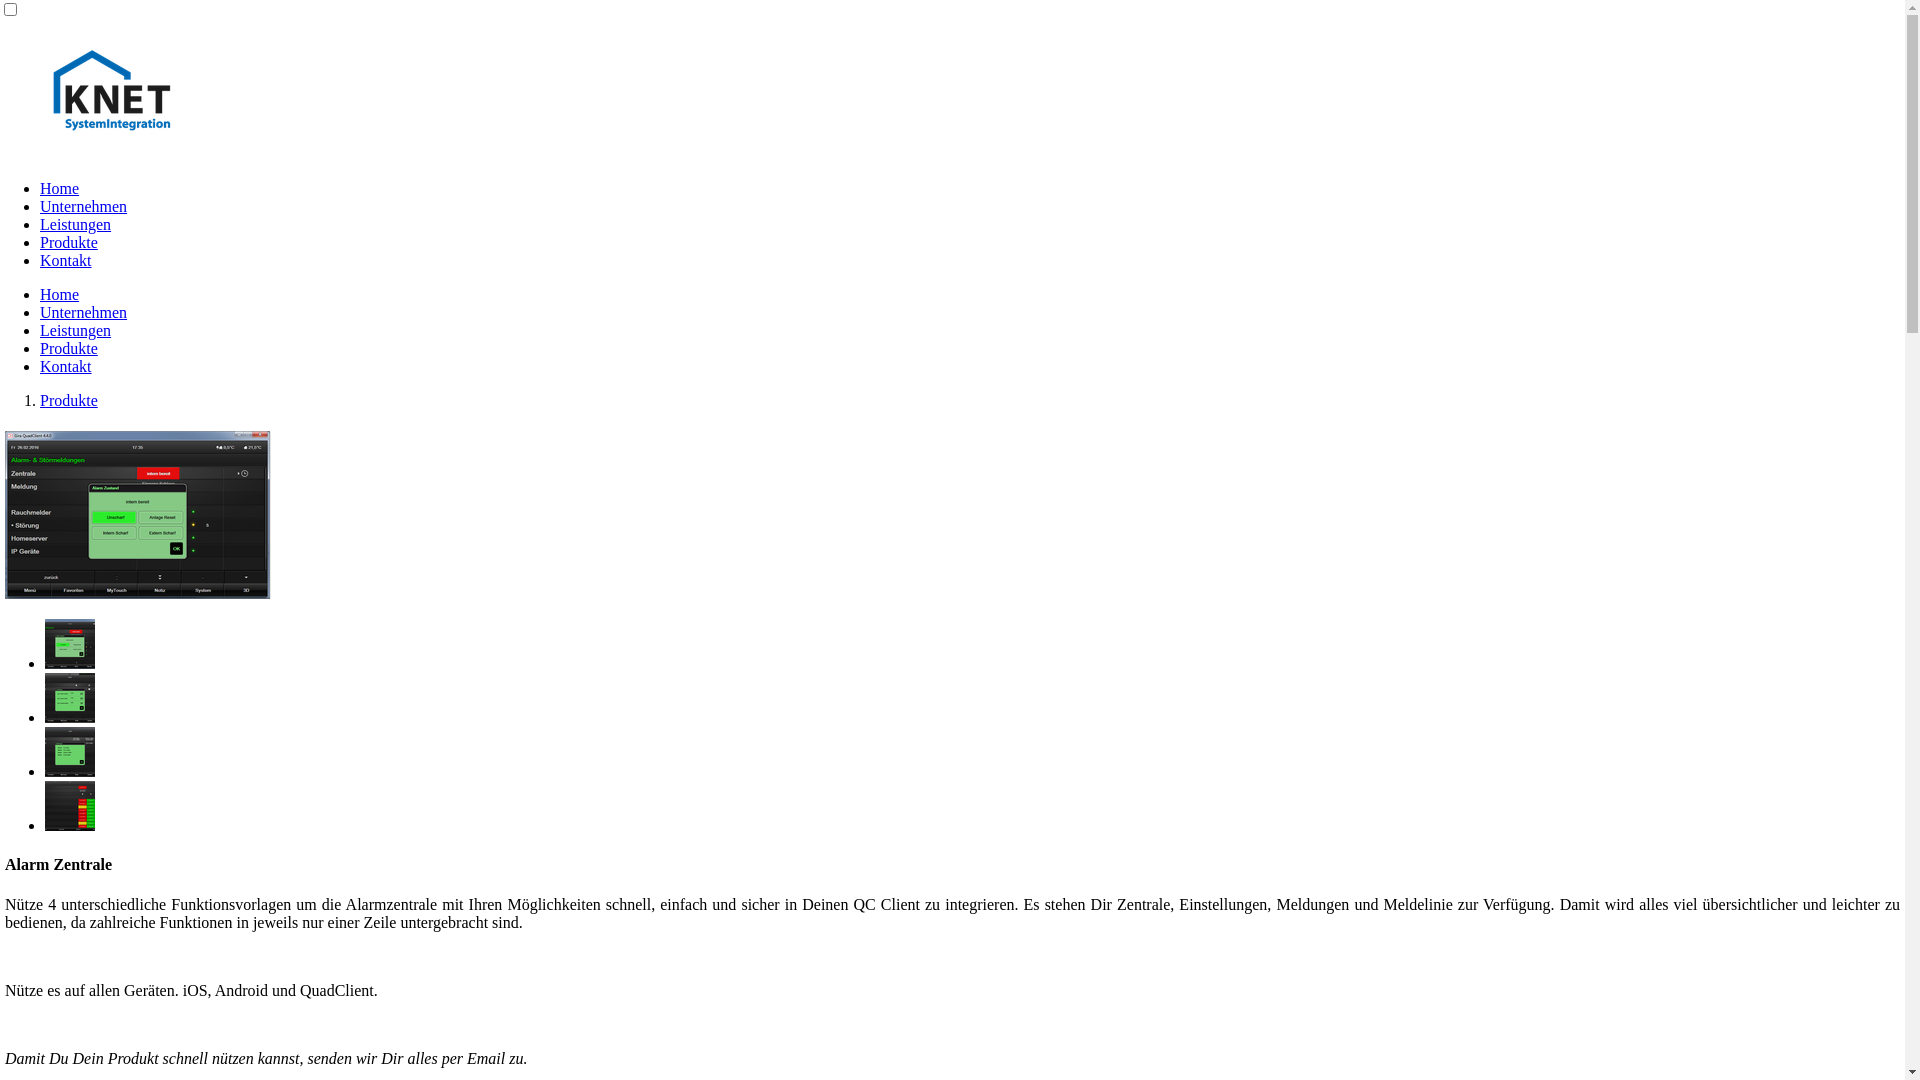 Image resolution: width=1920 pixels, height=1080 pixels. I want to click on 'Kontakt', so click(66, 259).